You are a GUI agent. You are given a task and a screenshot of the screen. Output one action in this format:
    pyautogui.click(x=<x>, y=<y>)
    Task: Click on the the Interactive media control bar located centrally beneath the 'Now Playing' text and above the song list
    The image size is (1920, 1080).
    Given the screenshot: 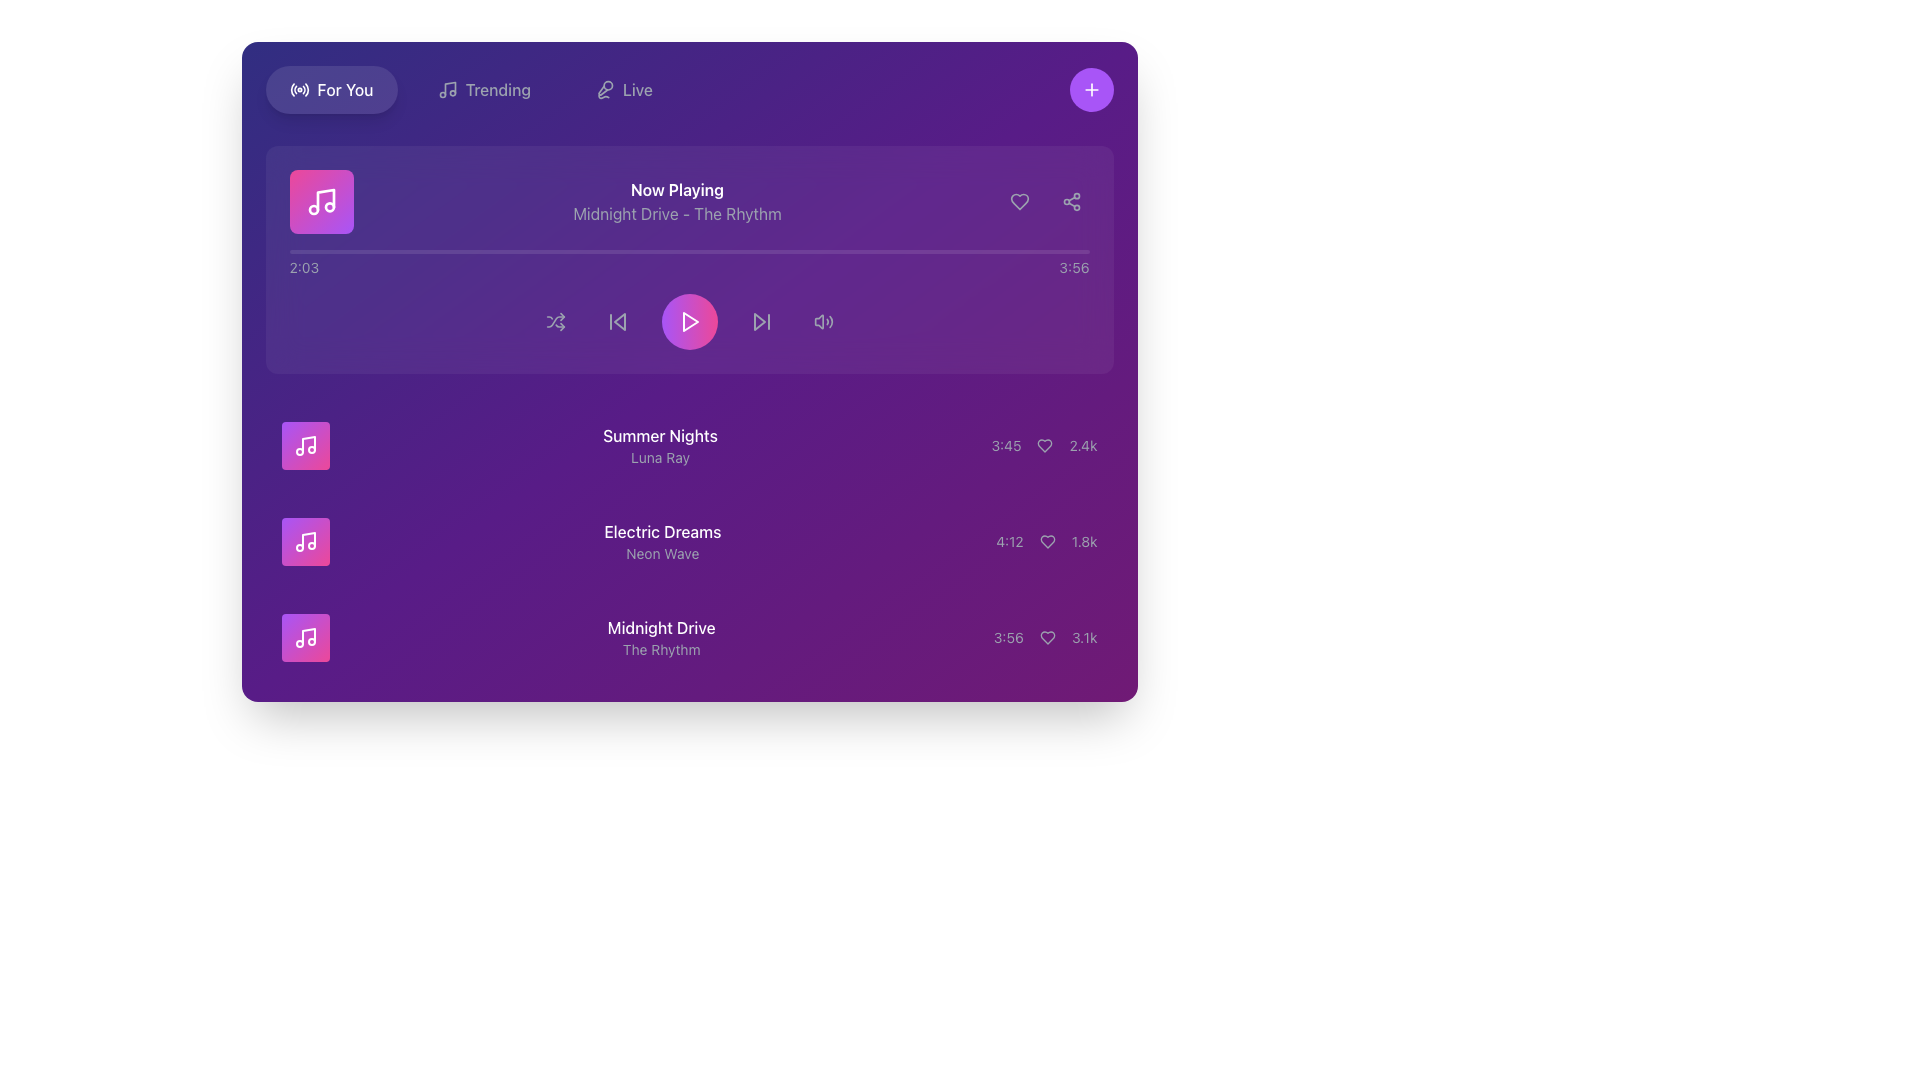 What is the action you would take?
    pyautogui.click(x=689, y=320)
    